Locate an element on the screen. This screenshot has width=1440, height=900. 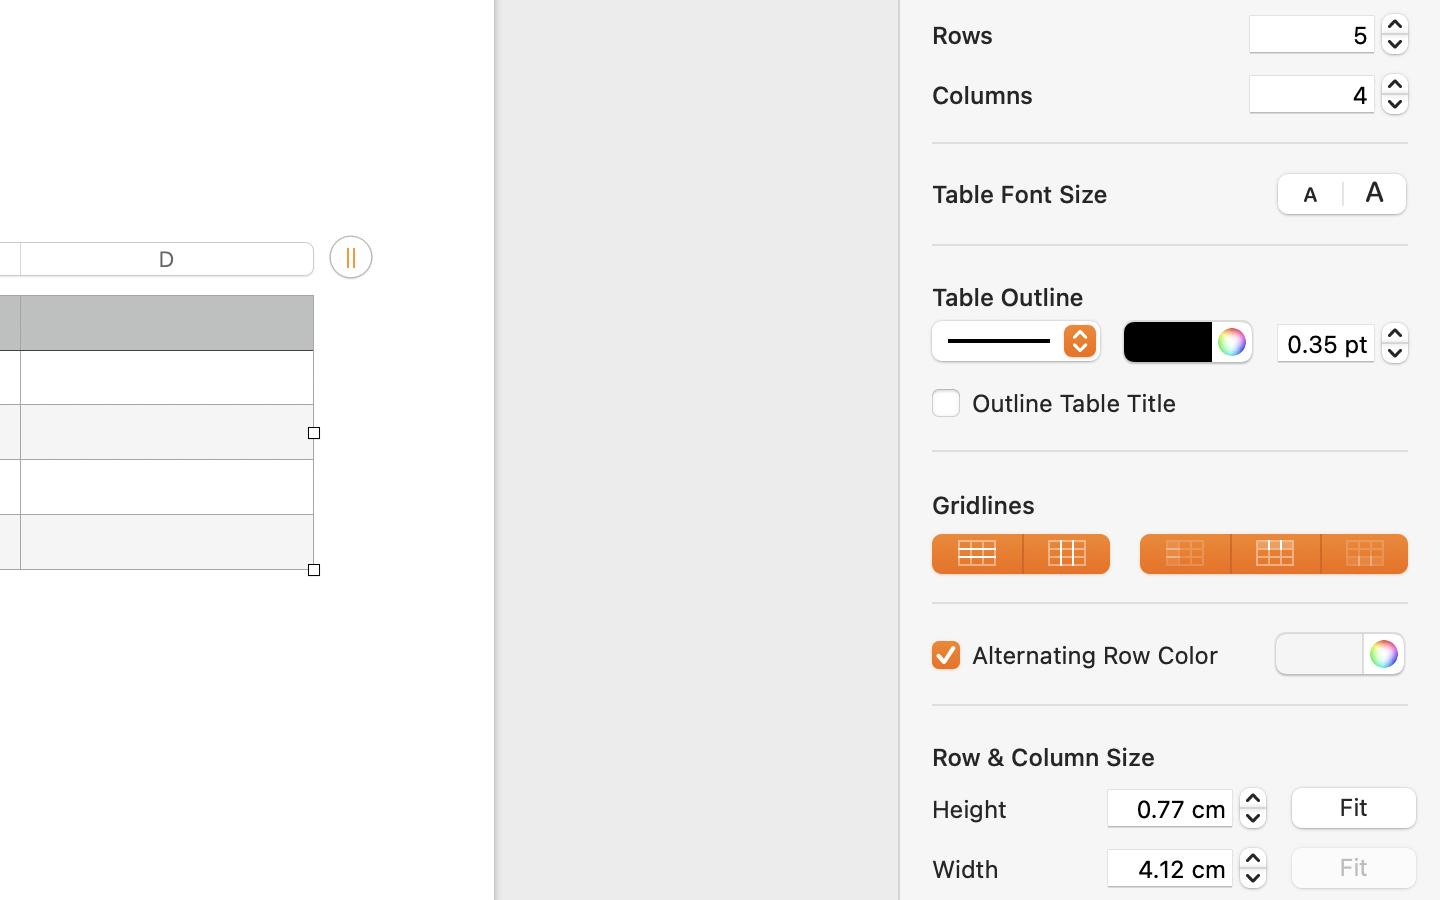
'5' is located at coordinates (1311, 33).